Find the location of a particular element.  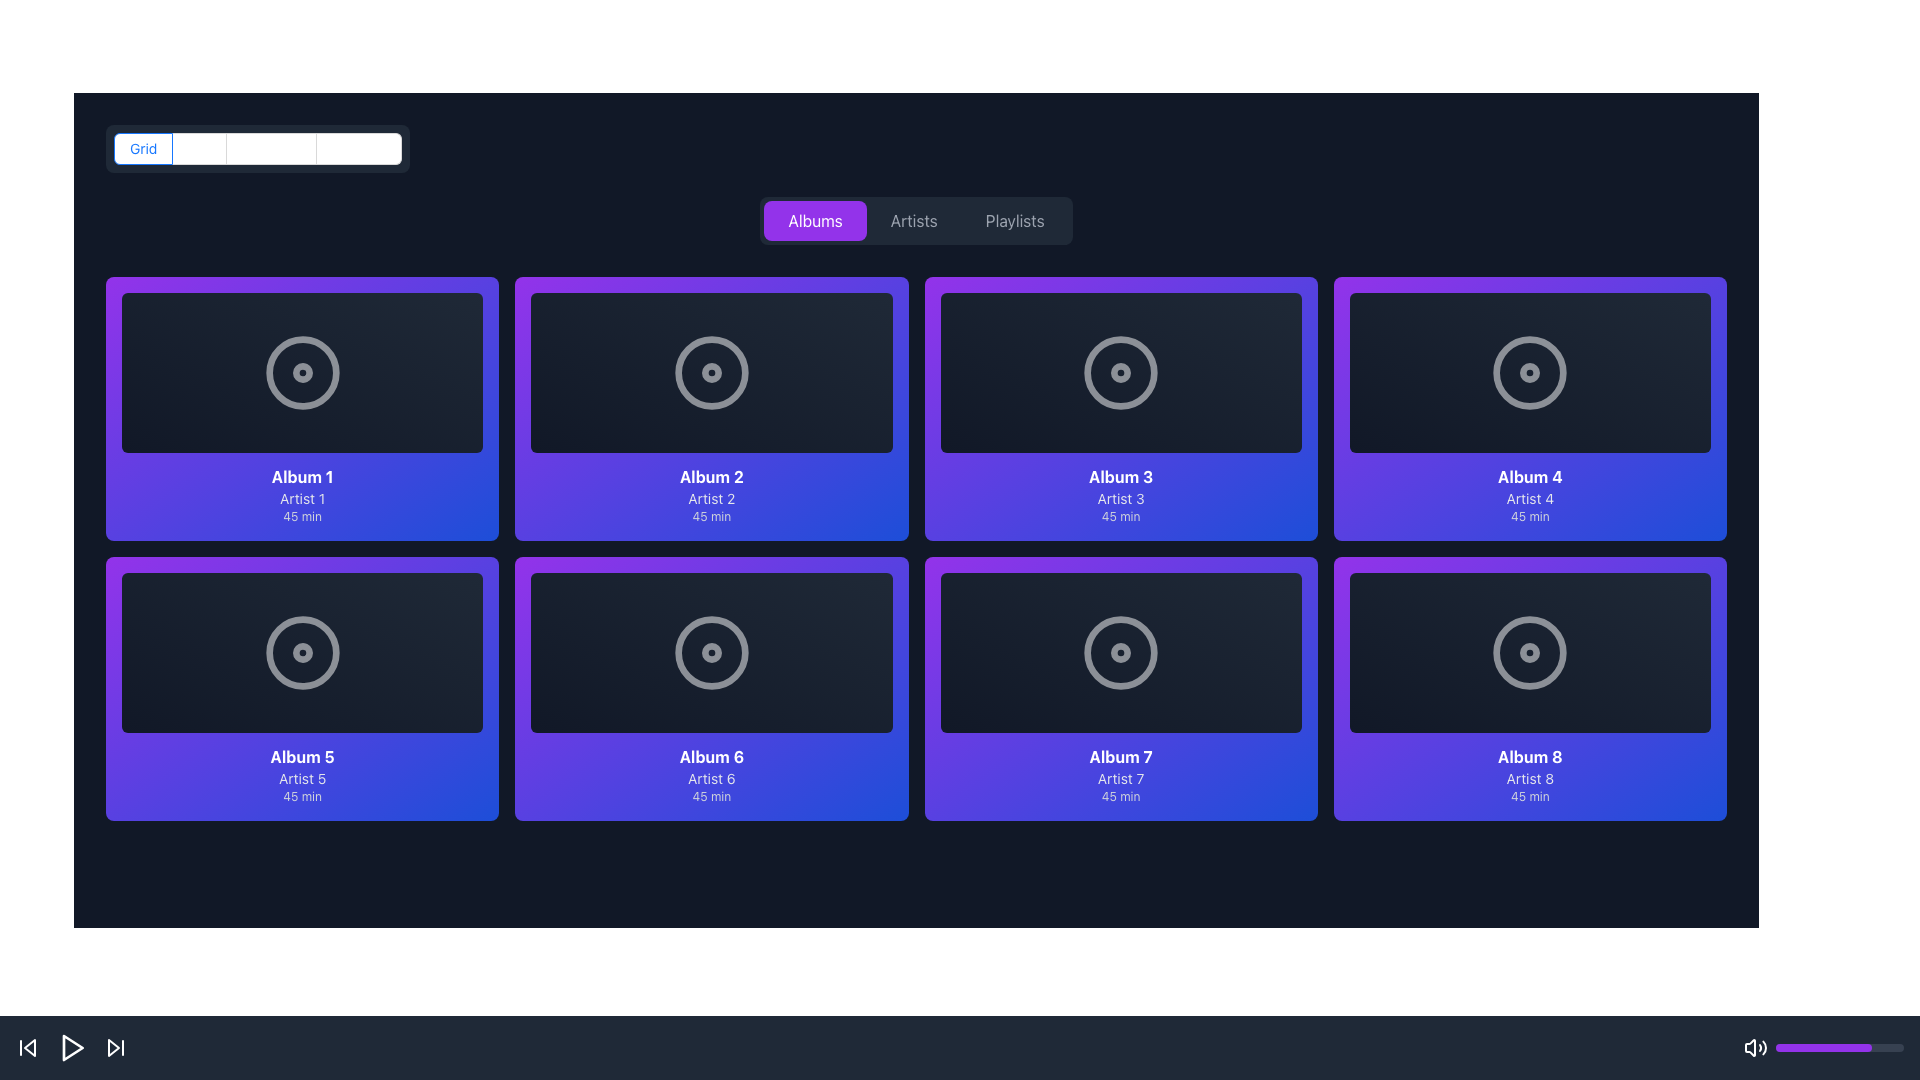

the circular SVG graphic element located in the center of the fourth album card in the top row of the grid, which features a thin stroke and no fill color is located at coordinates (1529, 373).